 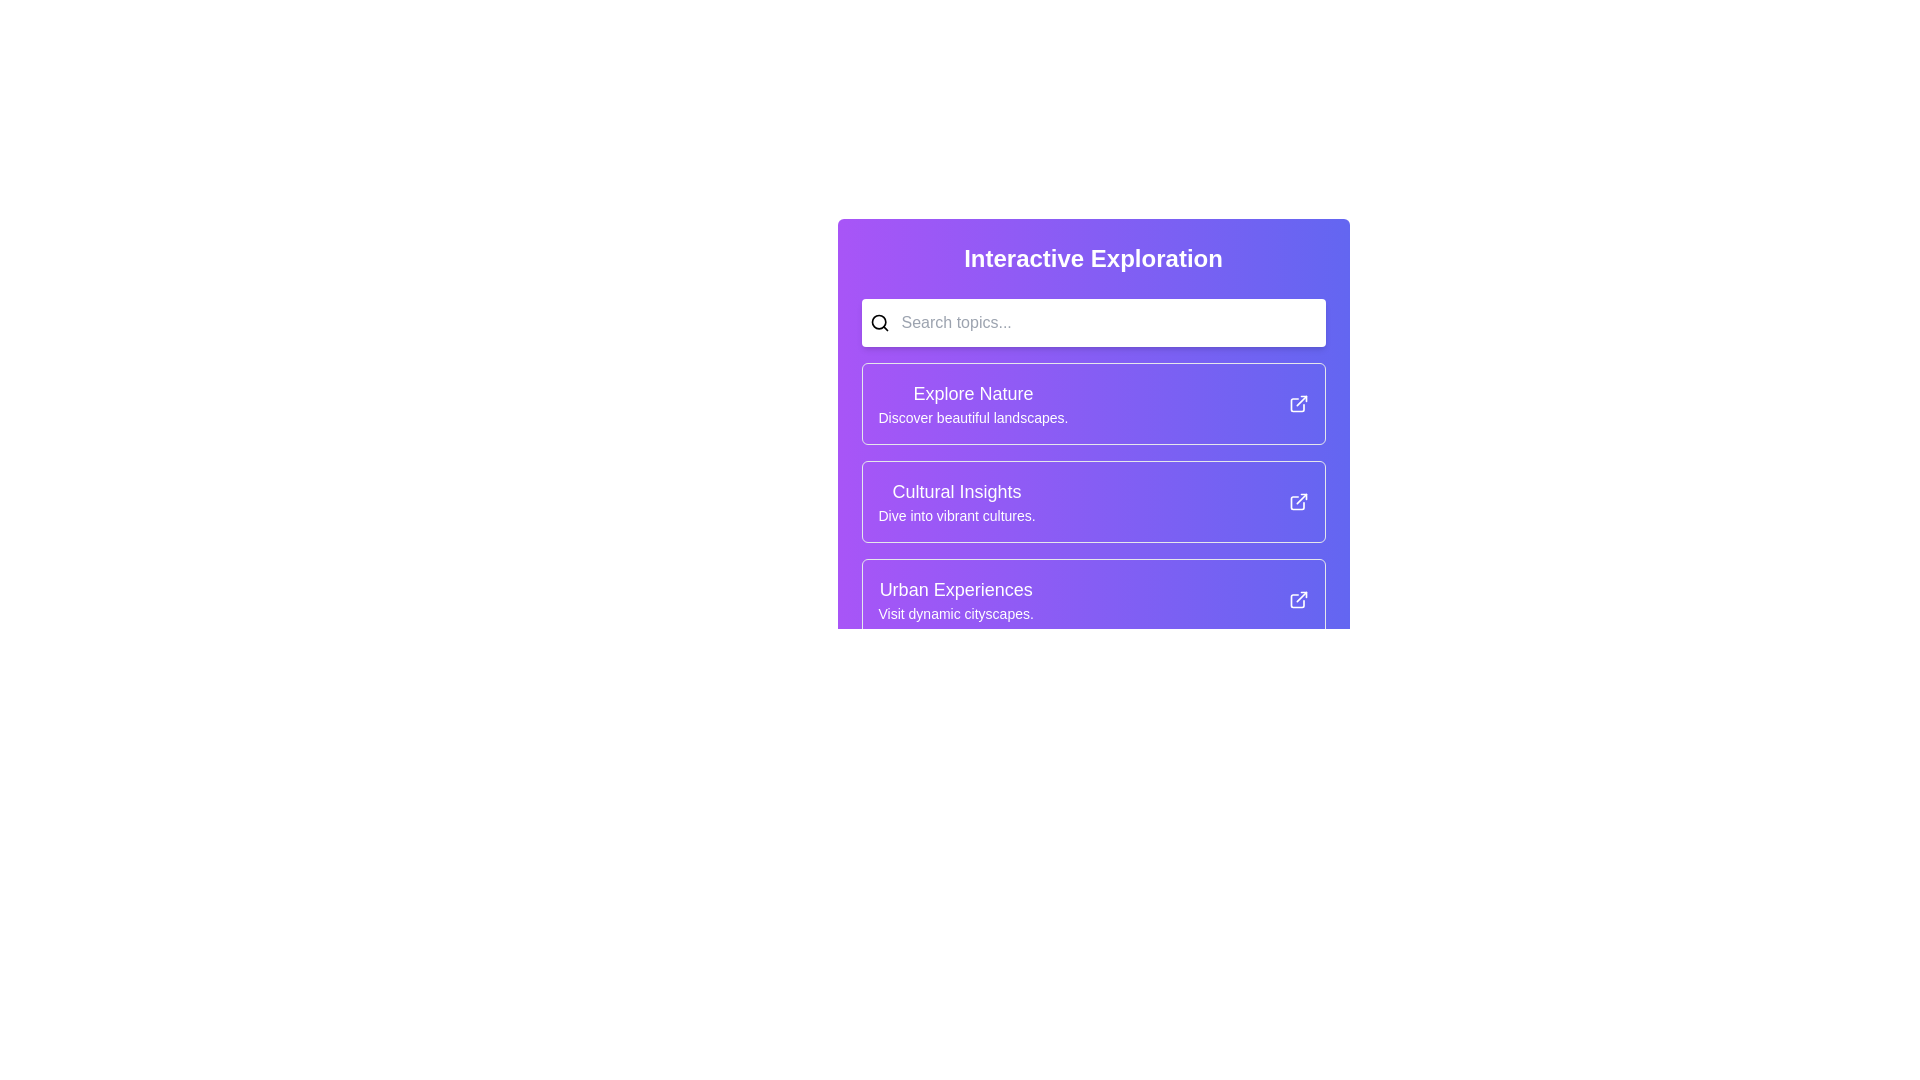 I want to click on the icon on the far right side of the 'Explore Nature' section, so click(x=1298, y=404).